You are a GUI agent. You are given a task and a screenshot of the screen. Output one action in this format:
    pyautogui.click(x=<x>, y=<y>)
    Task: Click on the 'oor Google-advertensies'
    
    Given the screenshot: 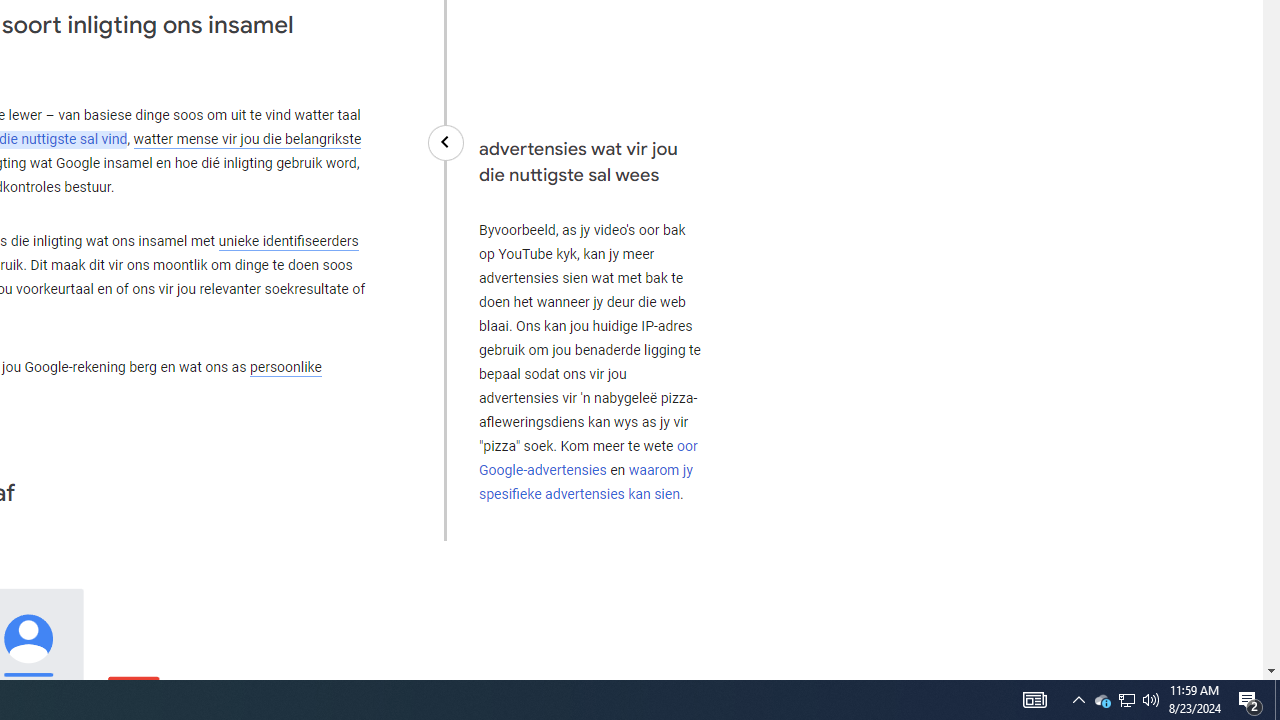 What is the action you would take?
    pyautogui.click(x=587, y=457)
    